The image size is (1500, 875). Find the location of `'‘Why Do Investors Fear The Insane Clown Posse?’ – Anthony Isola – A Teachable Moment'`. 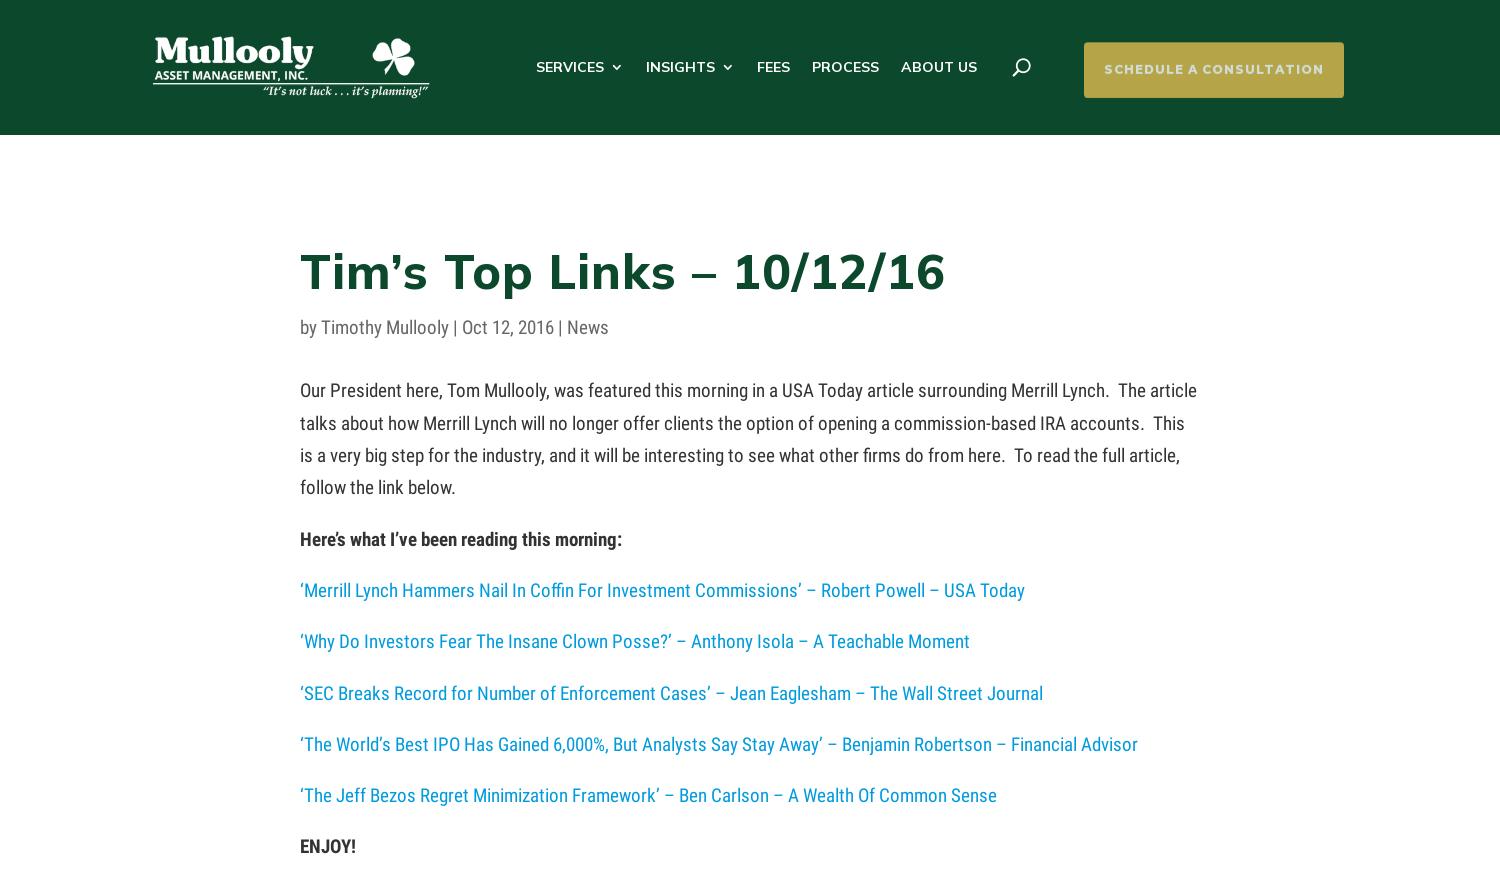

'‘Why Do Investors Fear The Insane Clown Posse?’ – Anthony Isola – A Teachable Moment' is located at coordinates (300, 640).